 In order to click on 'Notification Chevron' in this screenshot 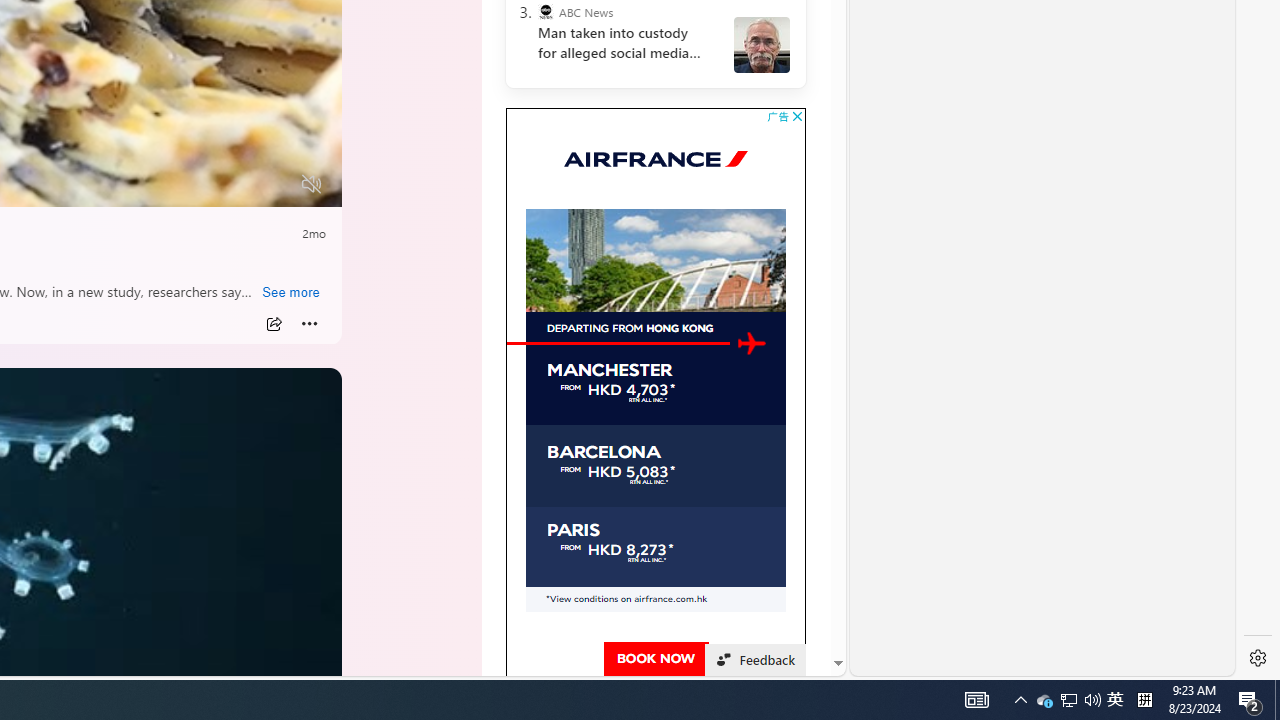, I will do `click(1044, 698)`.